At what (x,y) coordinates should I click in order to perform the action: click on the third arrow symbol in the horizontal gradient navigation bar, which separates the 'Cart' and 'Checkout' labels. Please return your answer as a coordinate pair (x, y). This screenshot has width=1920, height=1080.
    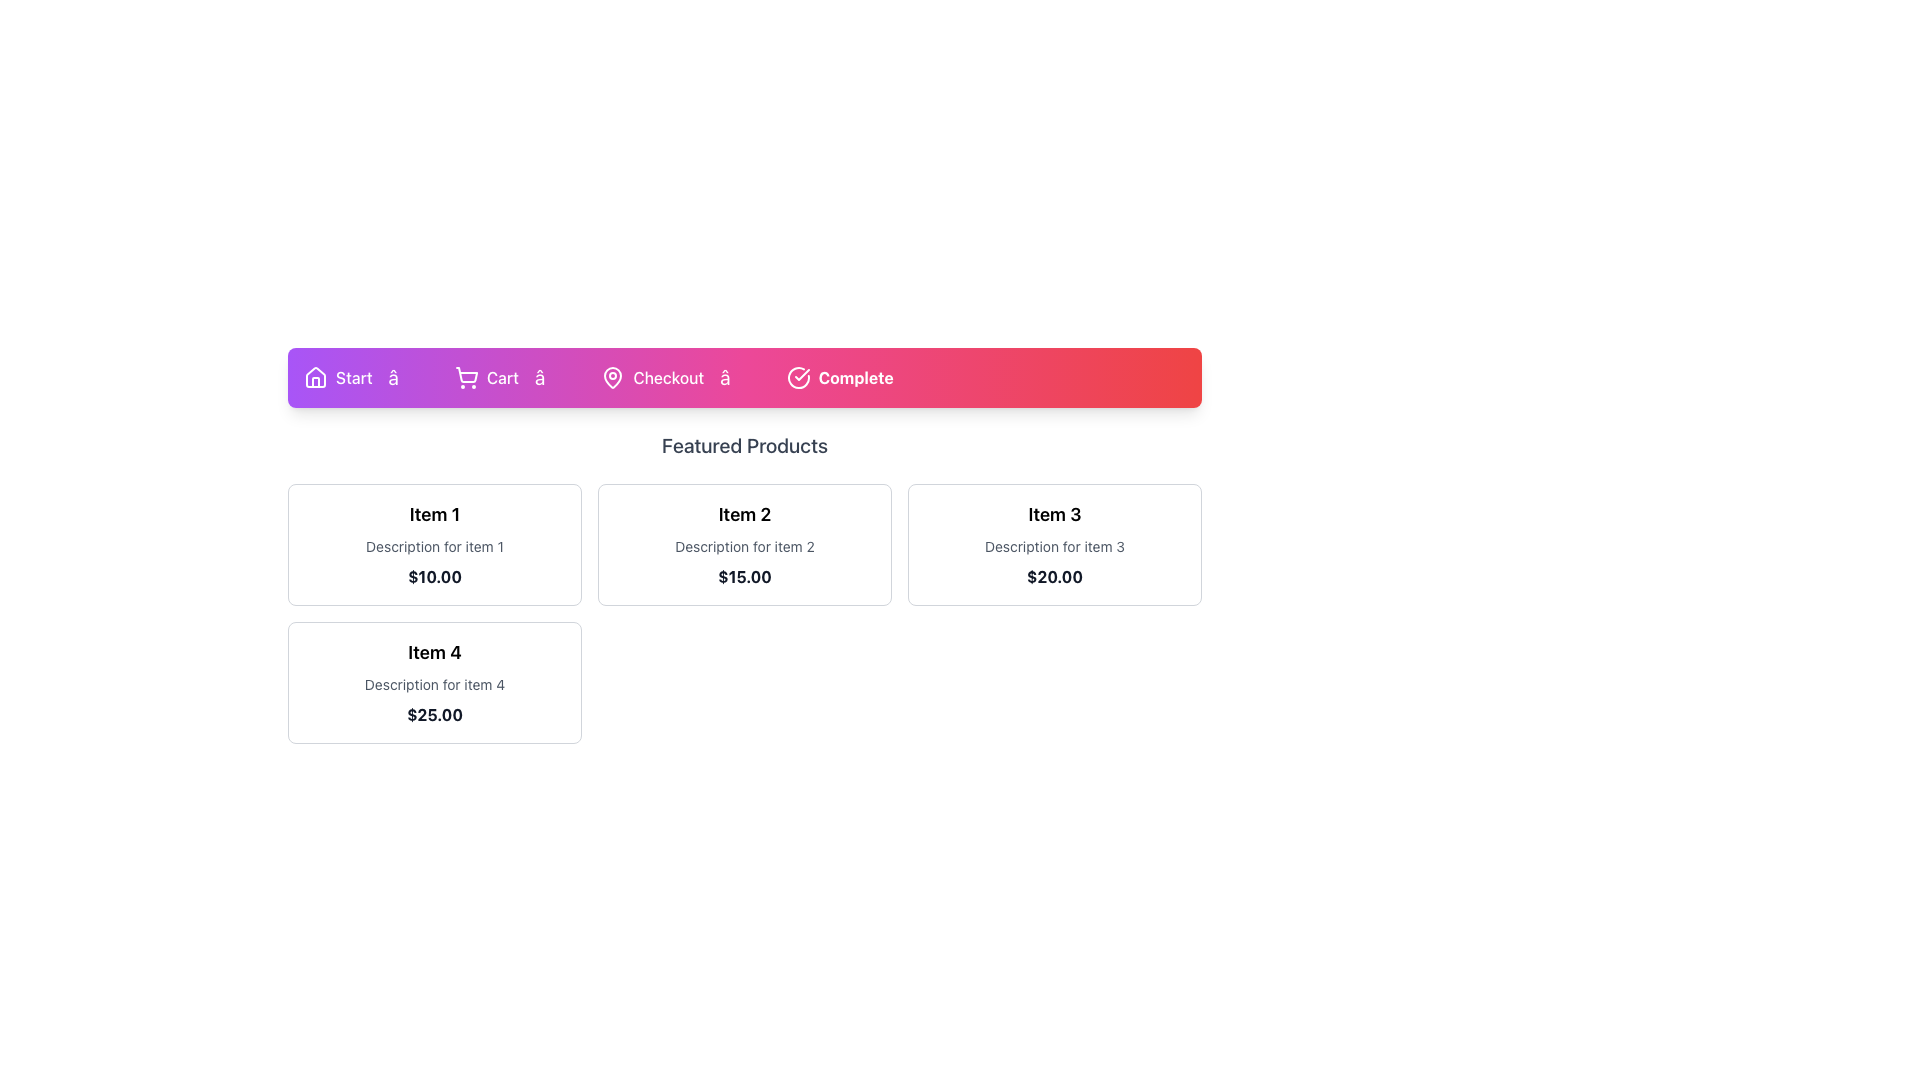
    Looking at the image, I should click on (560, 378).